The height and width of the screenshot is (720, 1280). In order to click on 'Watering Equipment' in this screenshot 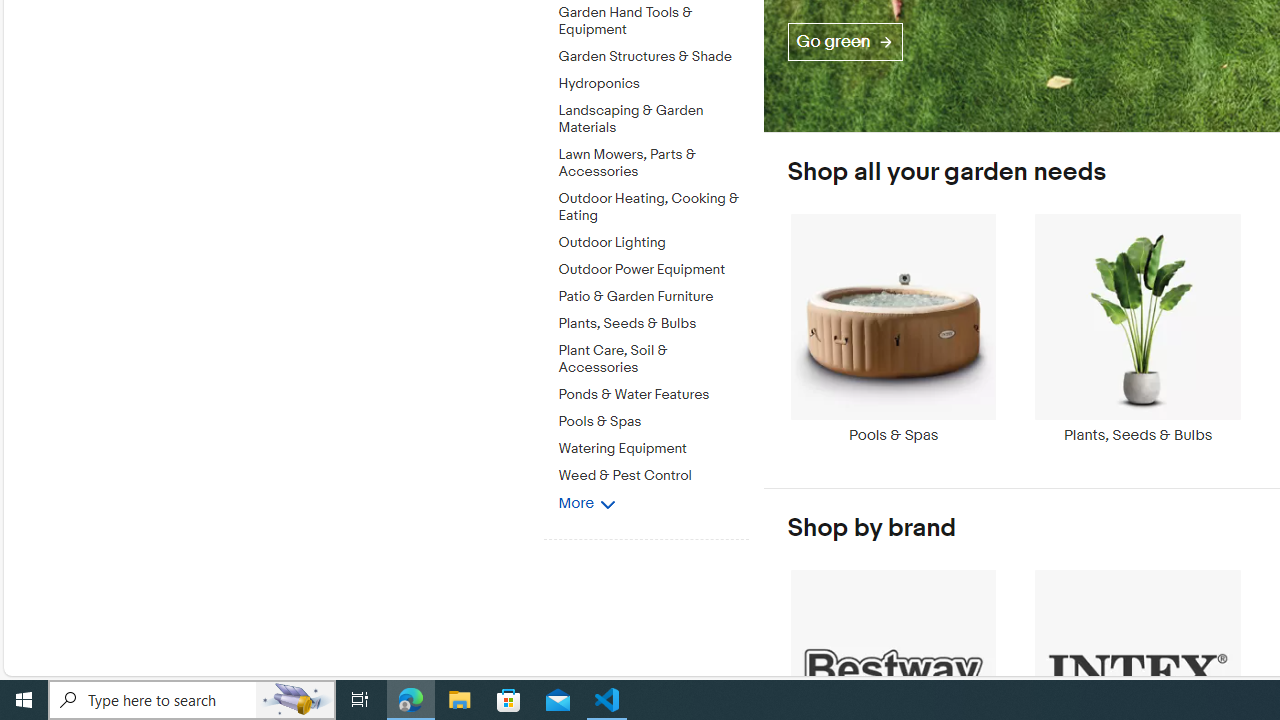, I will do `click(653, 444)`.